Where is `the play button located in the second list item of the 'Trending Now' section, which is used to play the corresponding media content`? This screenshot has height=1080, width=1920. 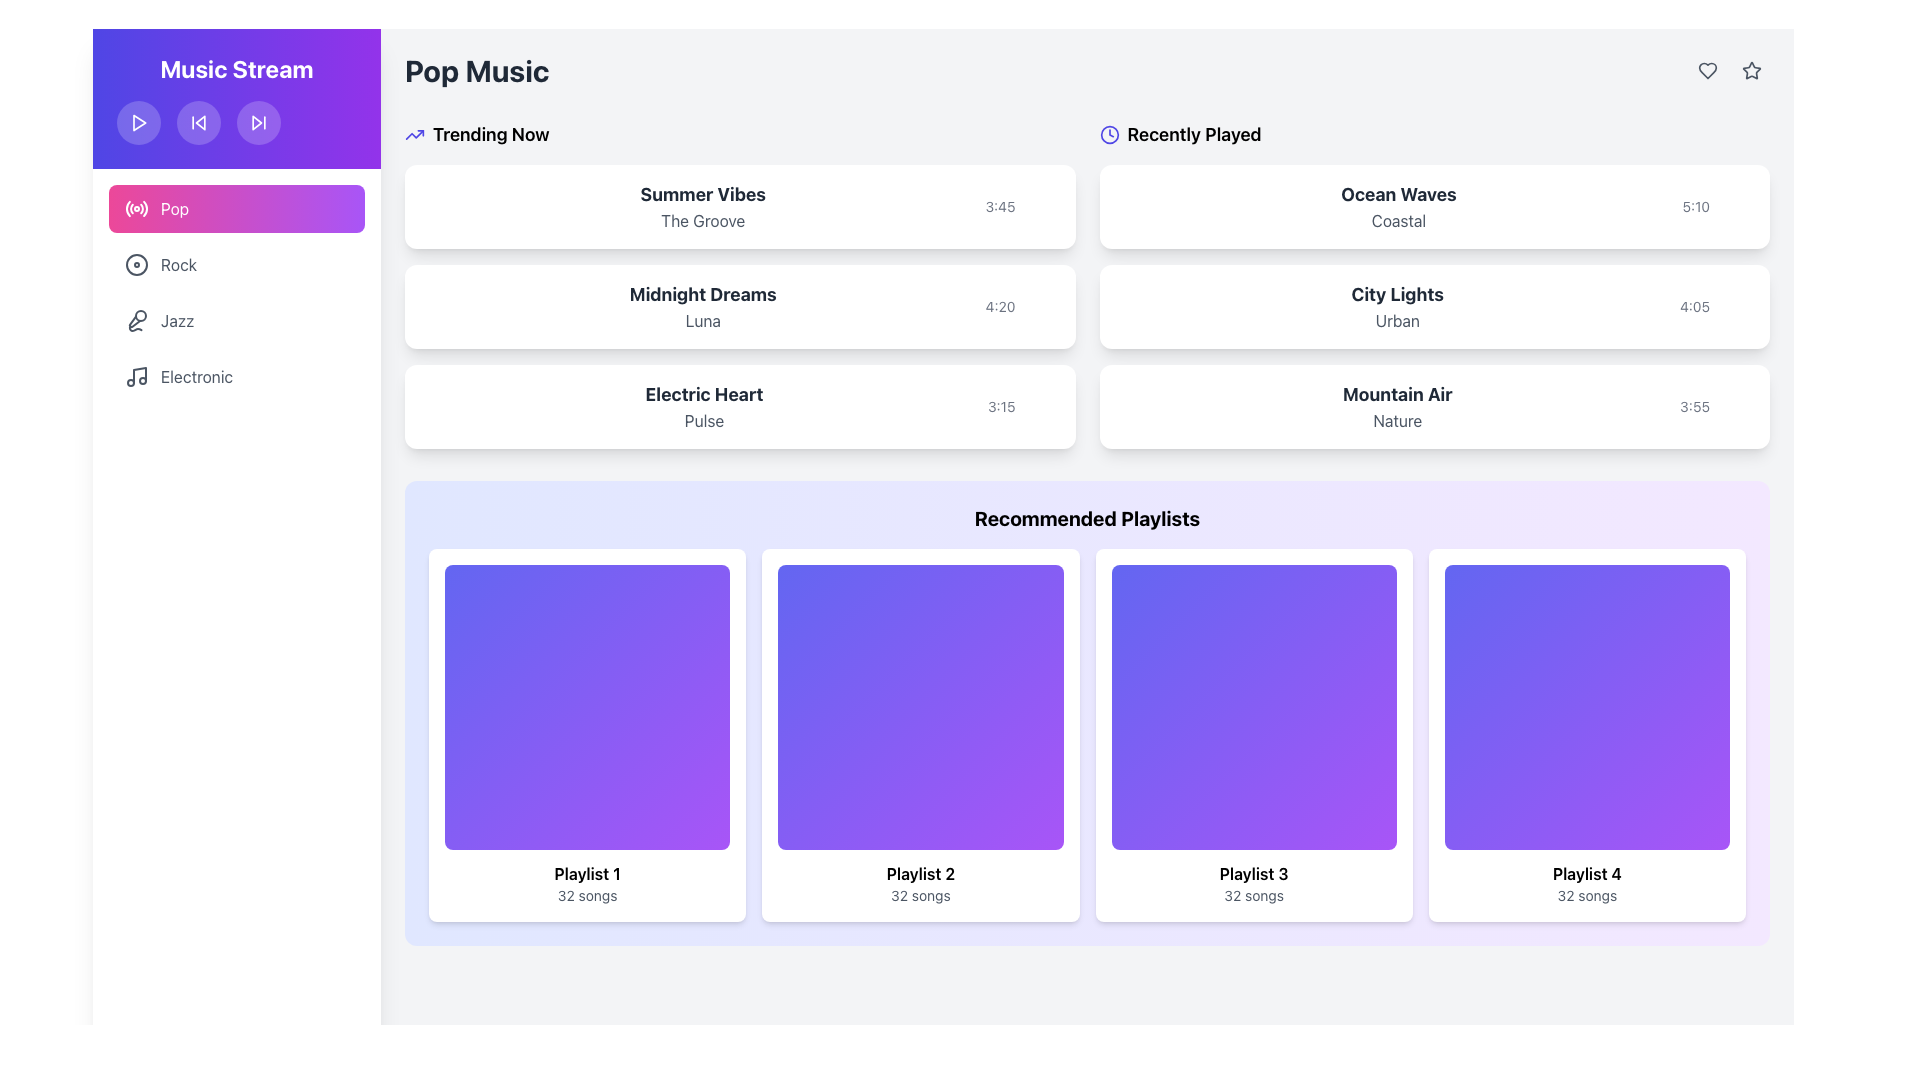
the play button located in the second list item of the 'Trending Now' section, which is used to play the corresponding media content is located at coordinates (1042, 307).